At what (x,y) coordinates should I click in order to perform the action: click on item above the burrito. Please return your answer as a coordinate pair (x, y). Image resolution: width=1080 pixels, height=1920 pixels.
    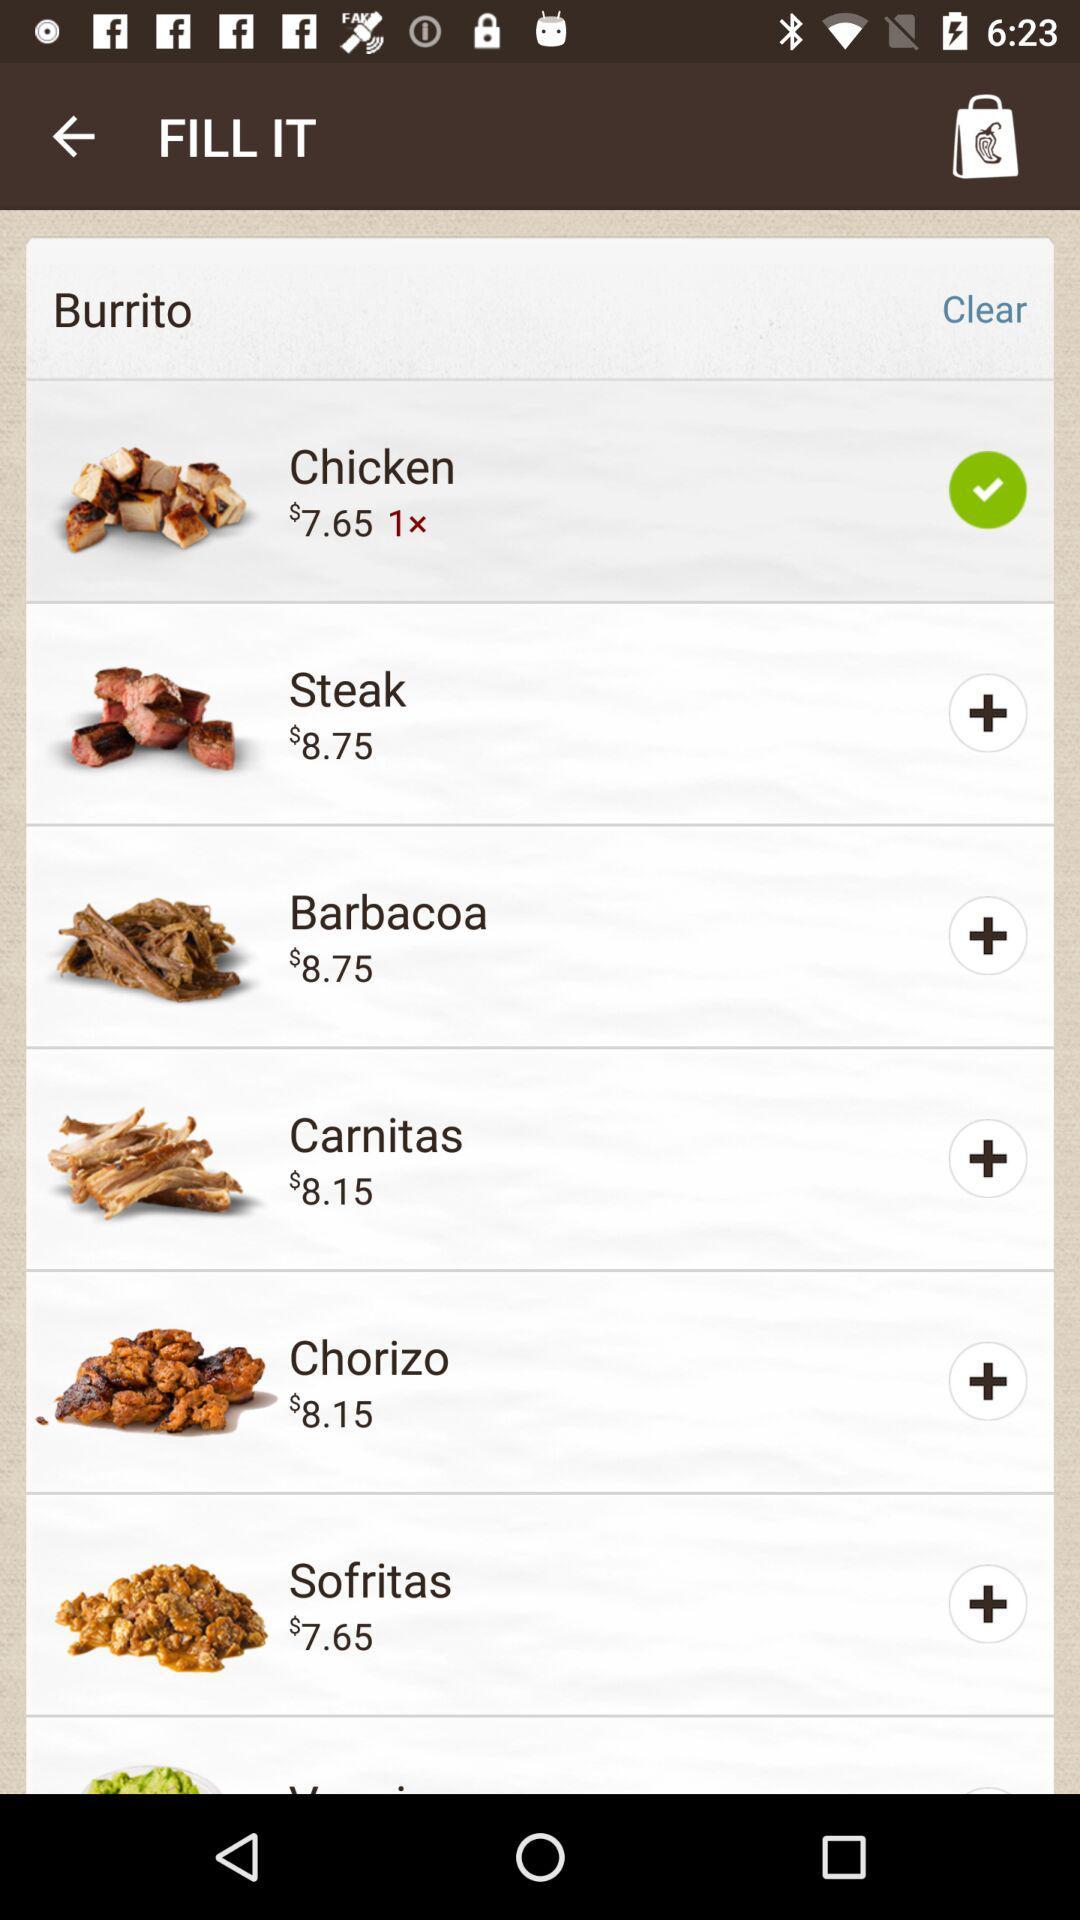
    Looking at the image, I should click on (72, 135).